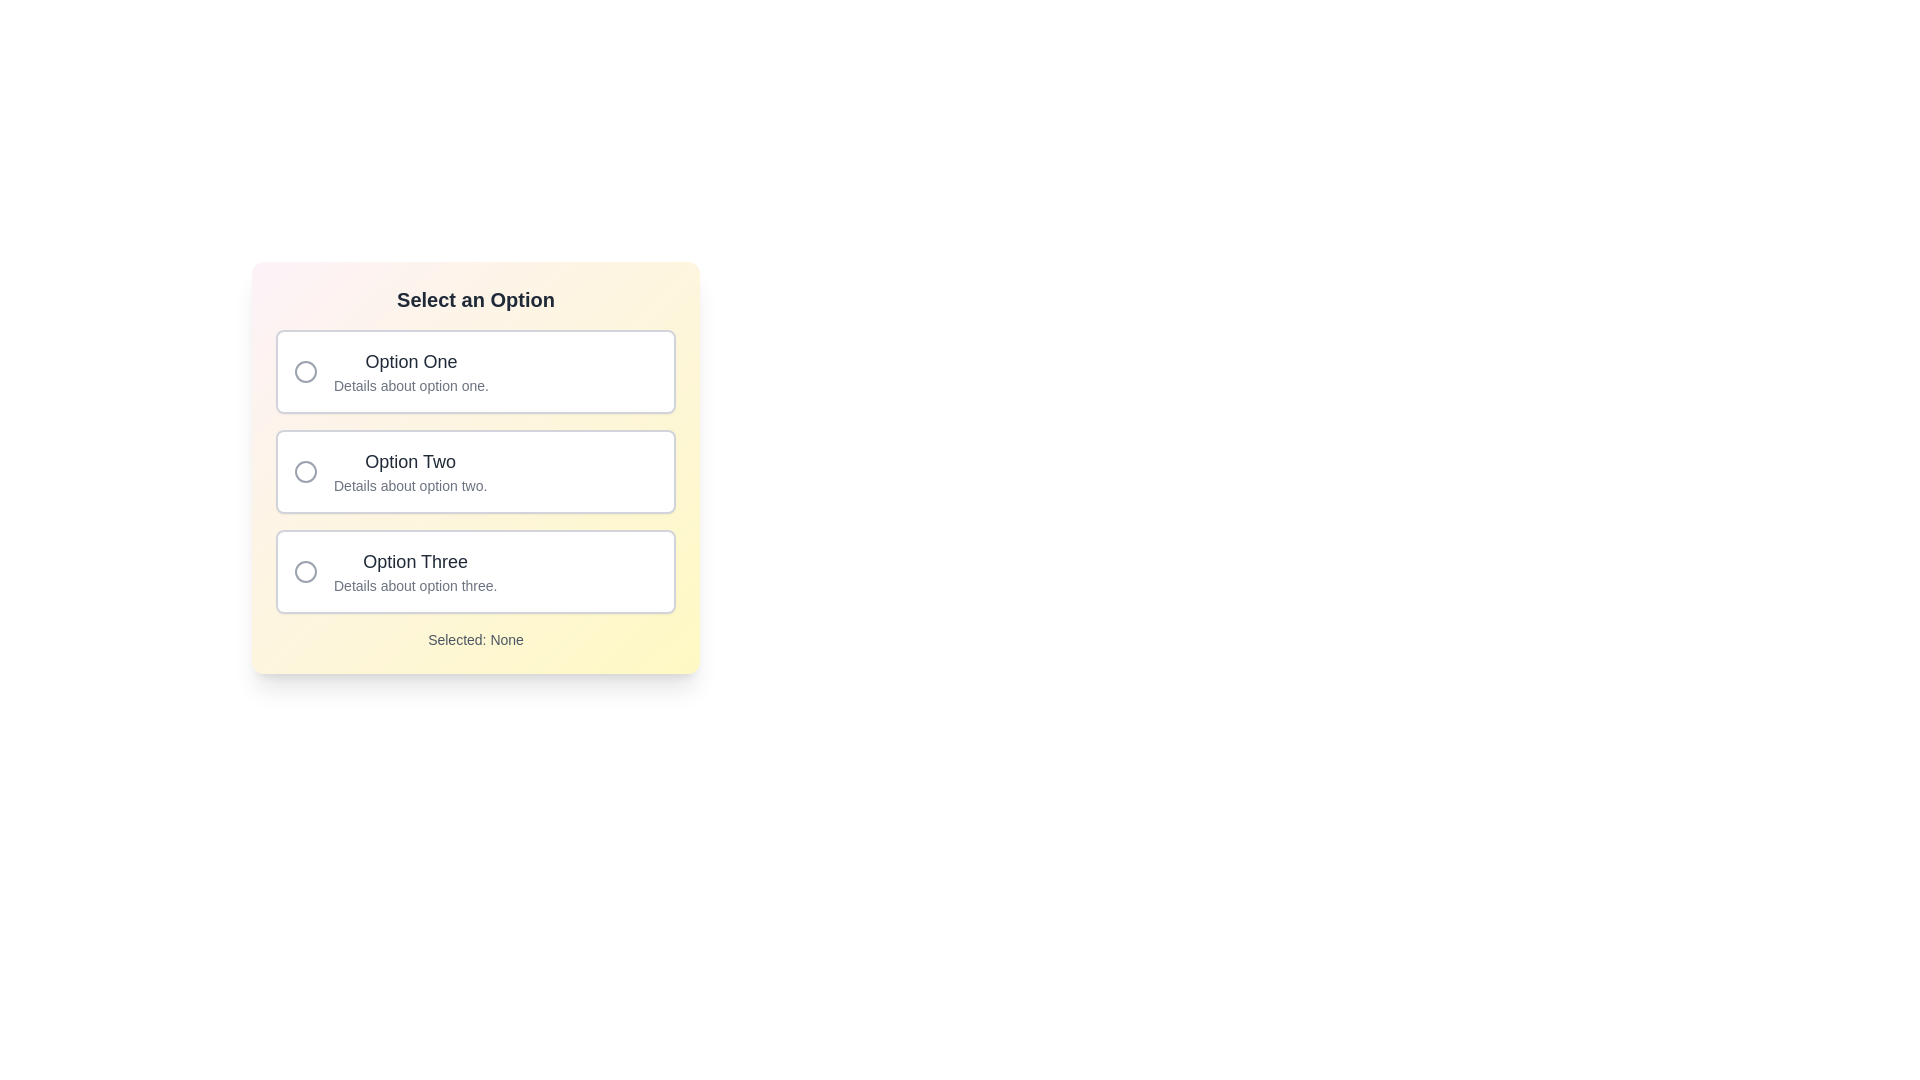 The image size is (1920, 1080). What do you see at coordinates (410, 385) in the screenshot?
I see `the Text Label that provides additional descriptive information about 'Option One', located immediately below the header text 'Option One' in the first option block` at bounding box center [410, 385].